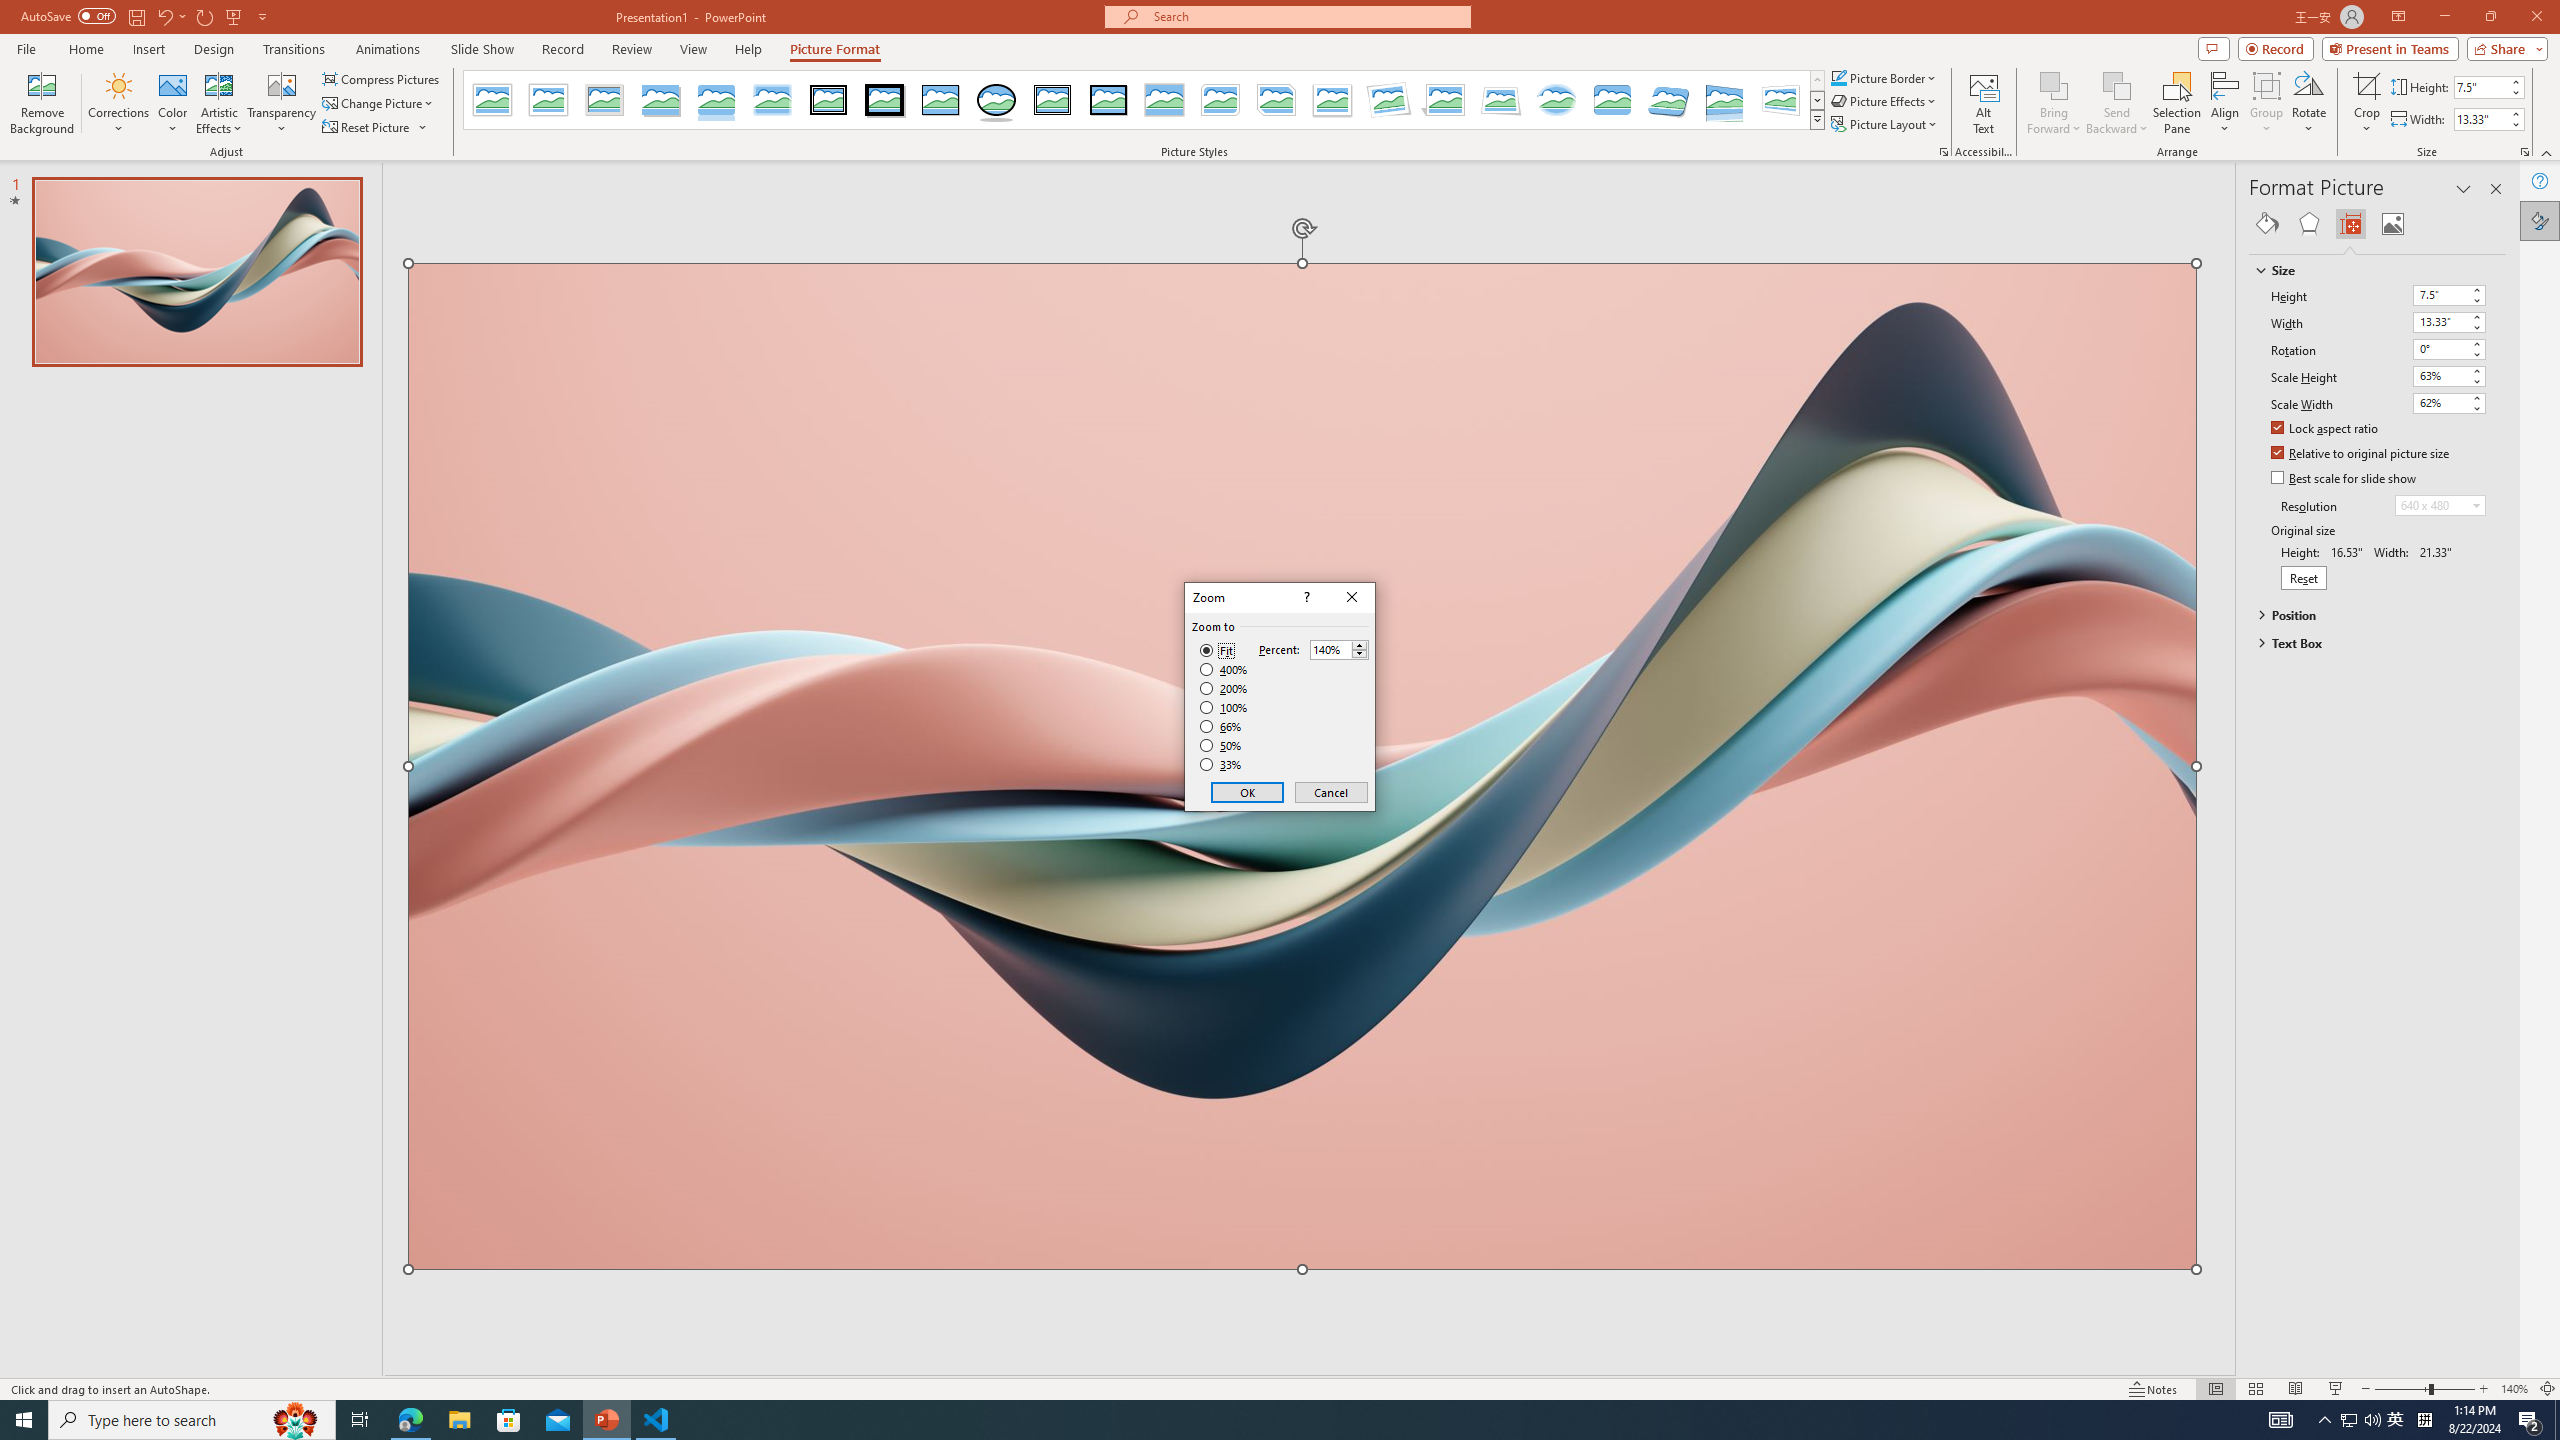 The width and height of the screenshot is (2560, 1440). Describe the element at coordinates (996, 99) in the screenshot. I see `'Beveled Oval, Black'` at that location.